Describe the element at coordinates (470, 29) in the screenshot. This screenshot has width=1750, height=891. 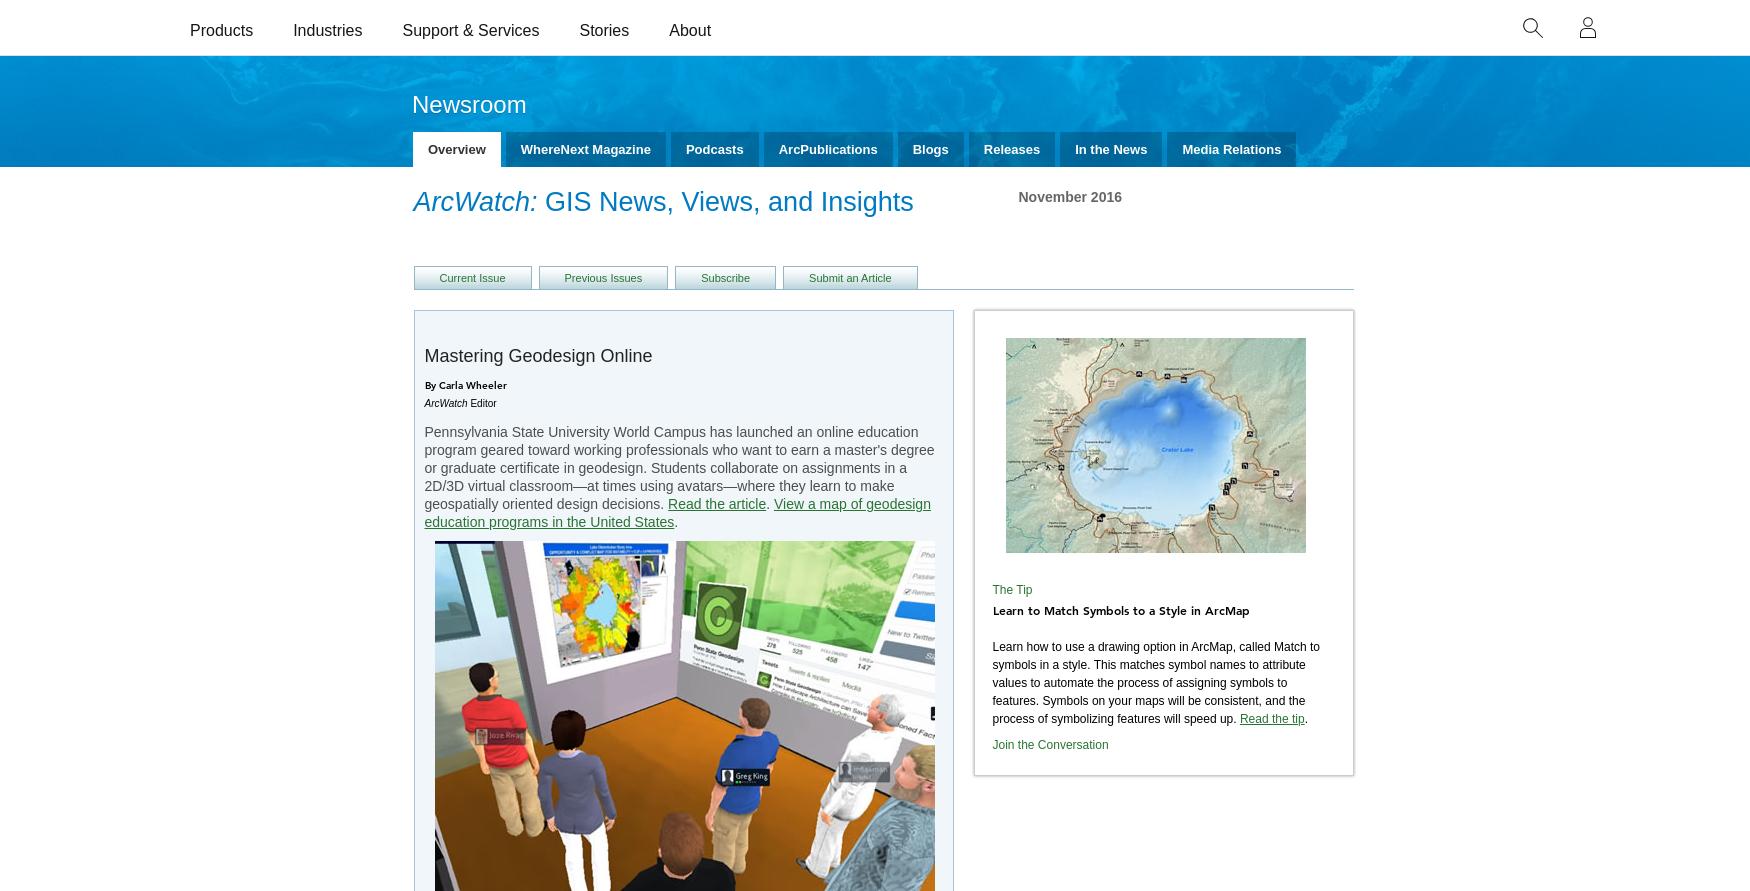
I see `'Support & Services'` at that location.